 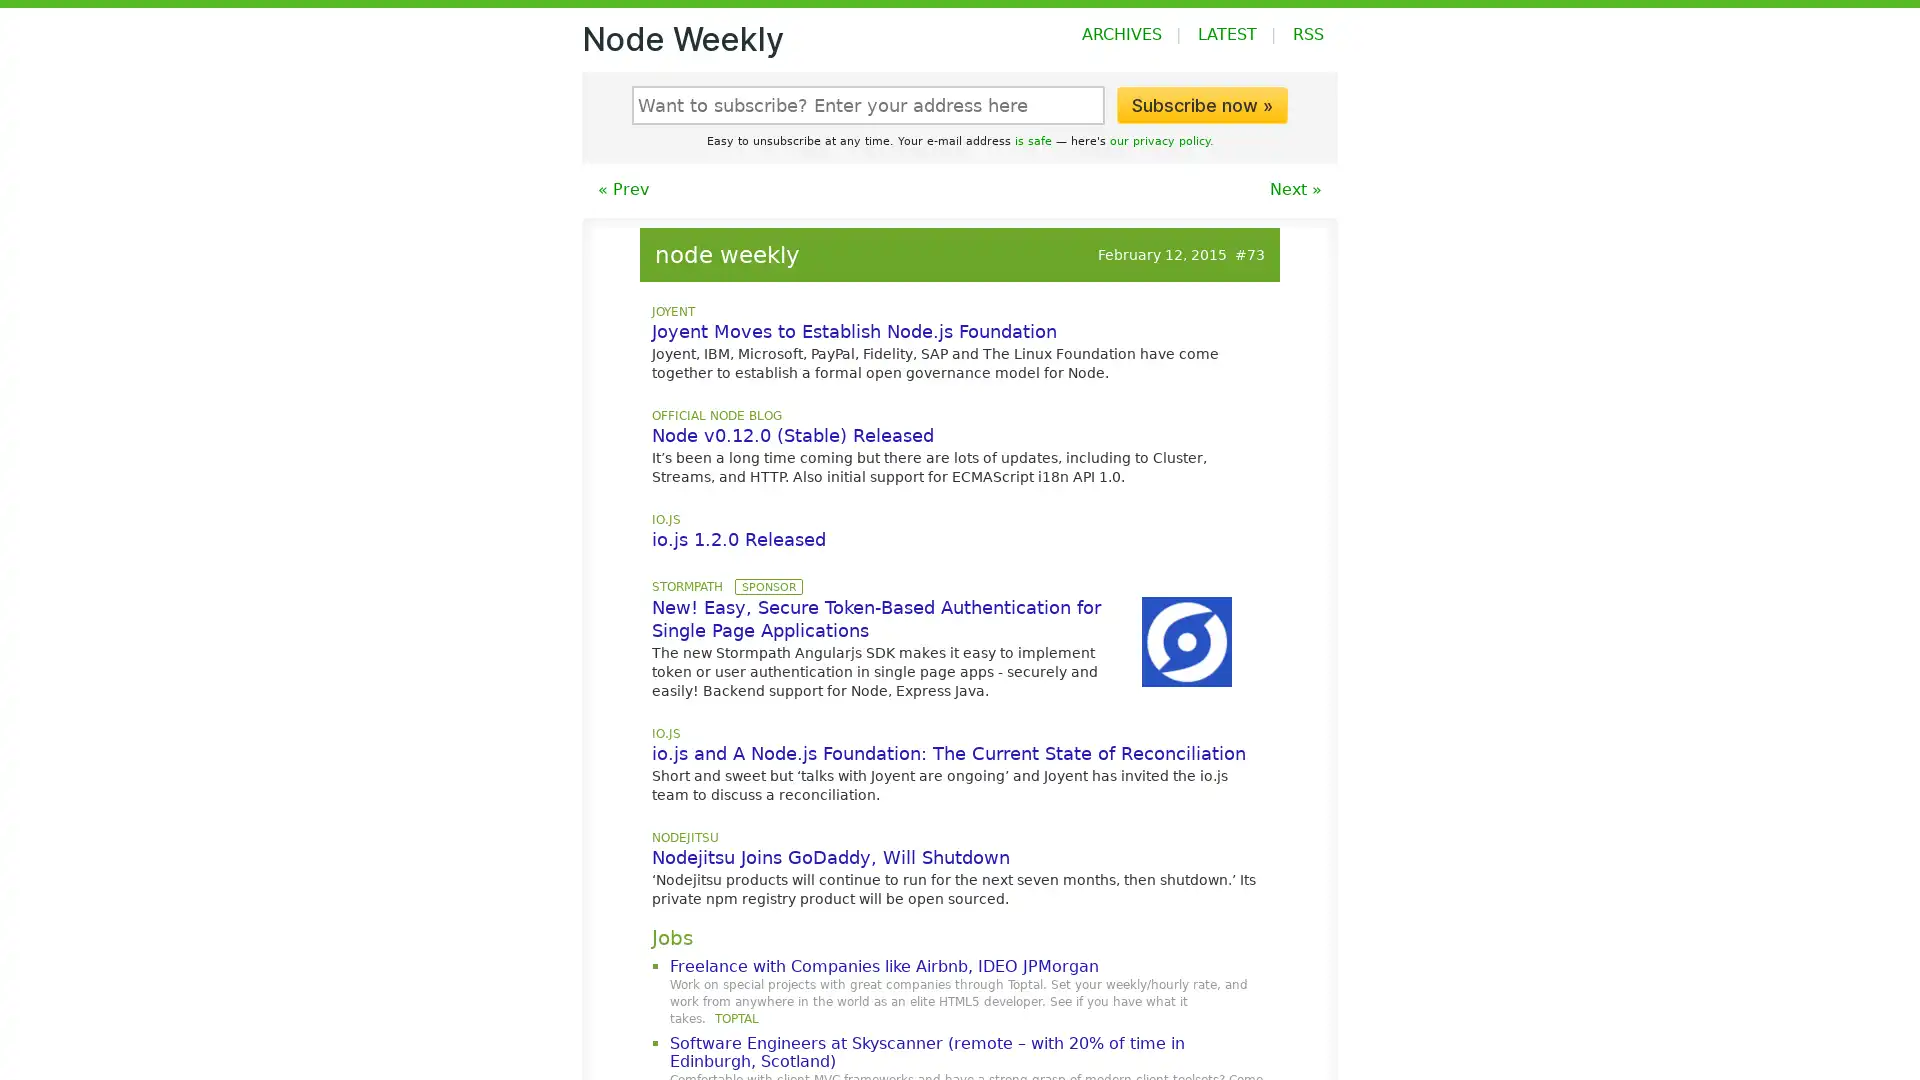 What do you see at coordinates (1201, 105) in the screenshot?
I see `Subscribe now` at bounding box center [1201, 105].